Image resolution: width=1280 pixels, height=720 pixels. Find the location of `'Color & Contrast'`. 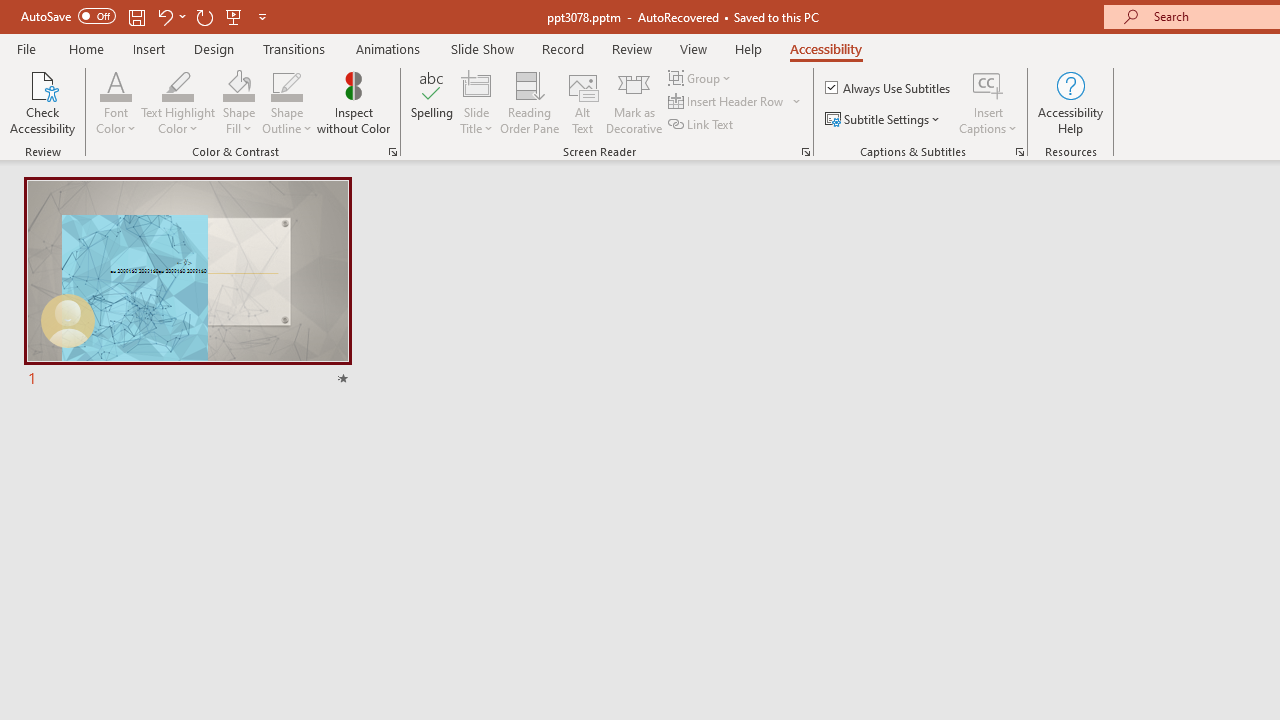

'Color & Contrast' is located at coordinates (392, 150).